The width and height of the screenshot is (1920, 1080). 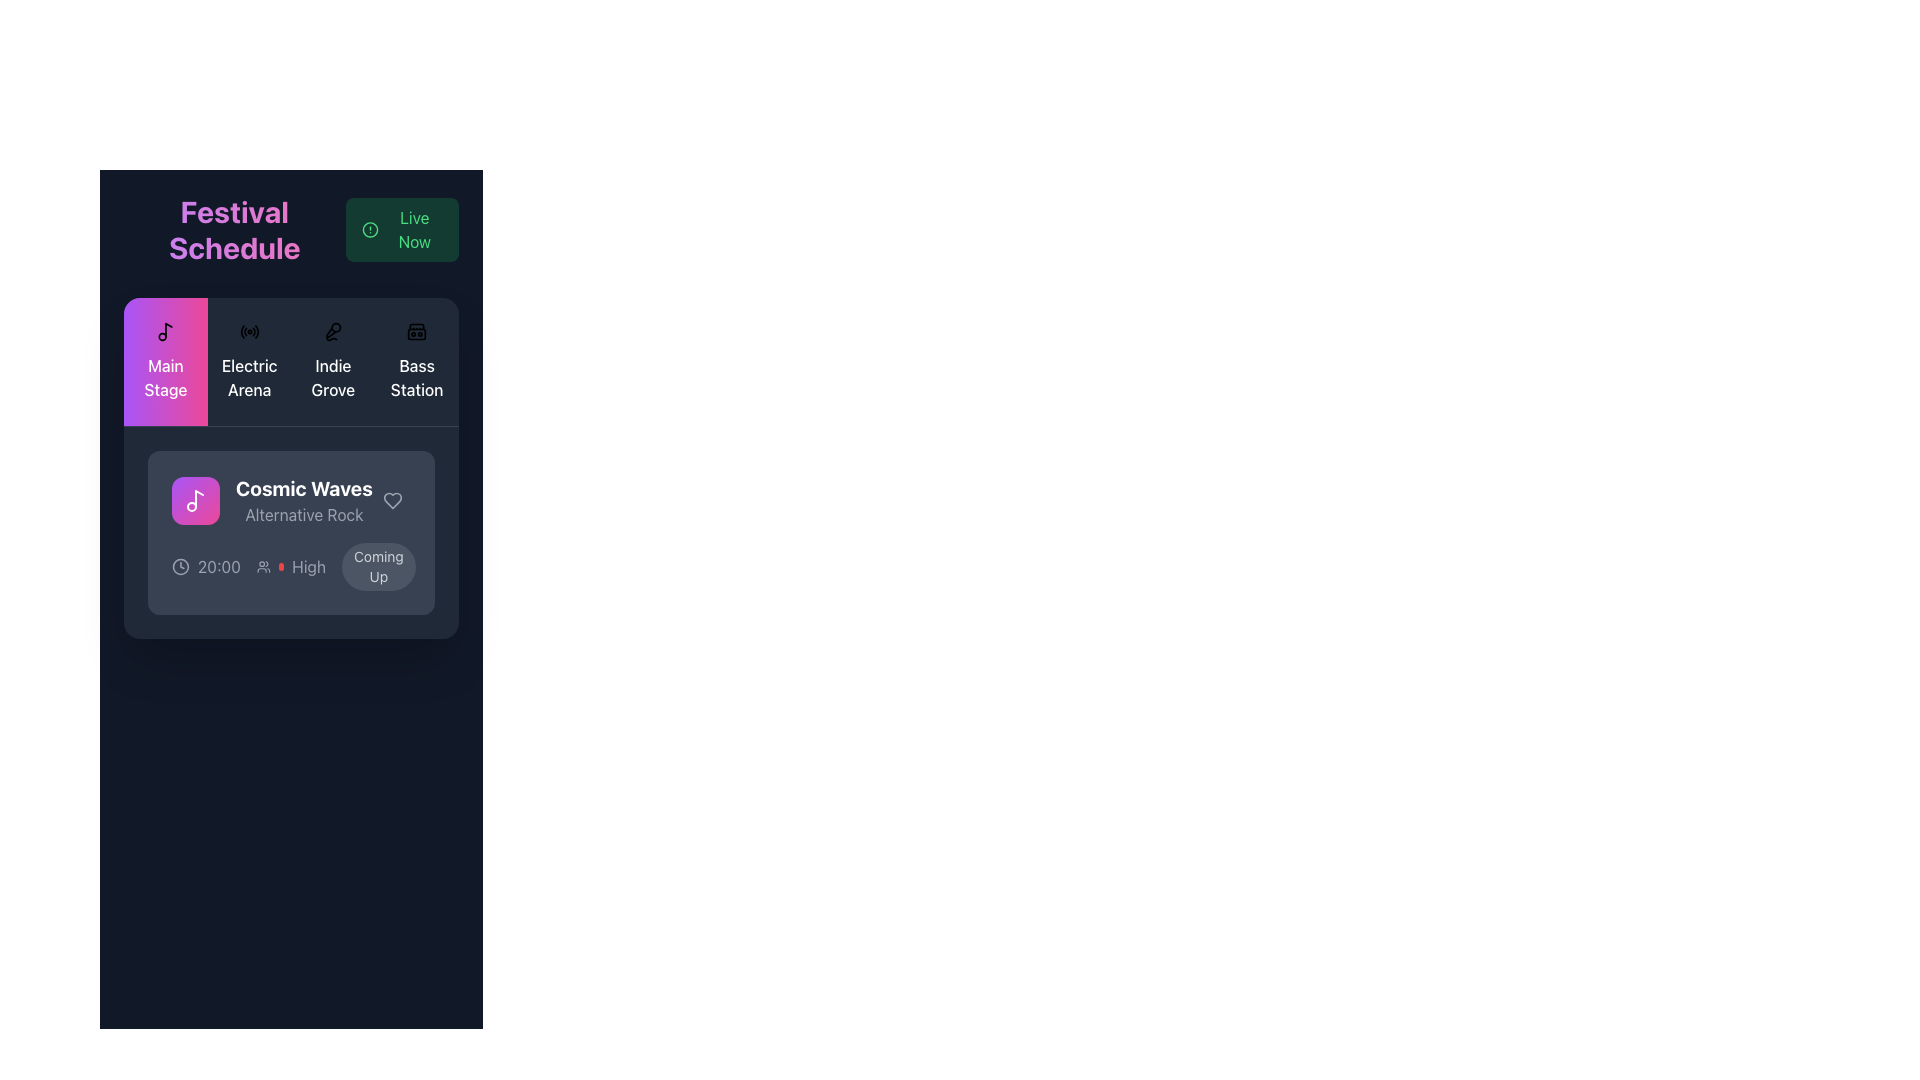 I want to click on the microphone-shaped icon located in the grid menu under the label 'Indie Grove', so click(x=333, y=330).